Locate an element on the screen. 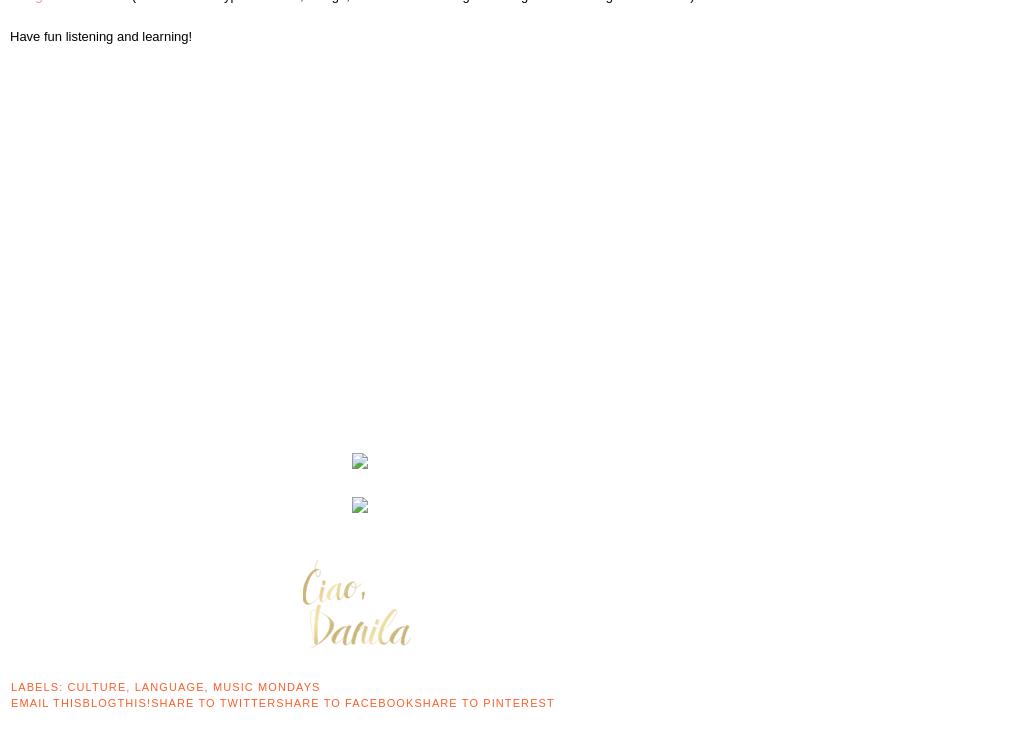 This screenshot has height=732, width=1024. 'Have fun listening and learning!' is located at coordinates (100, 35).